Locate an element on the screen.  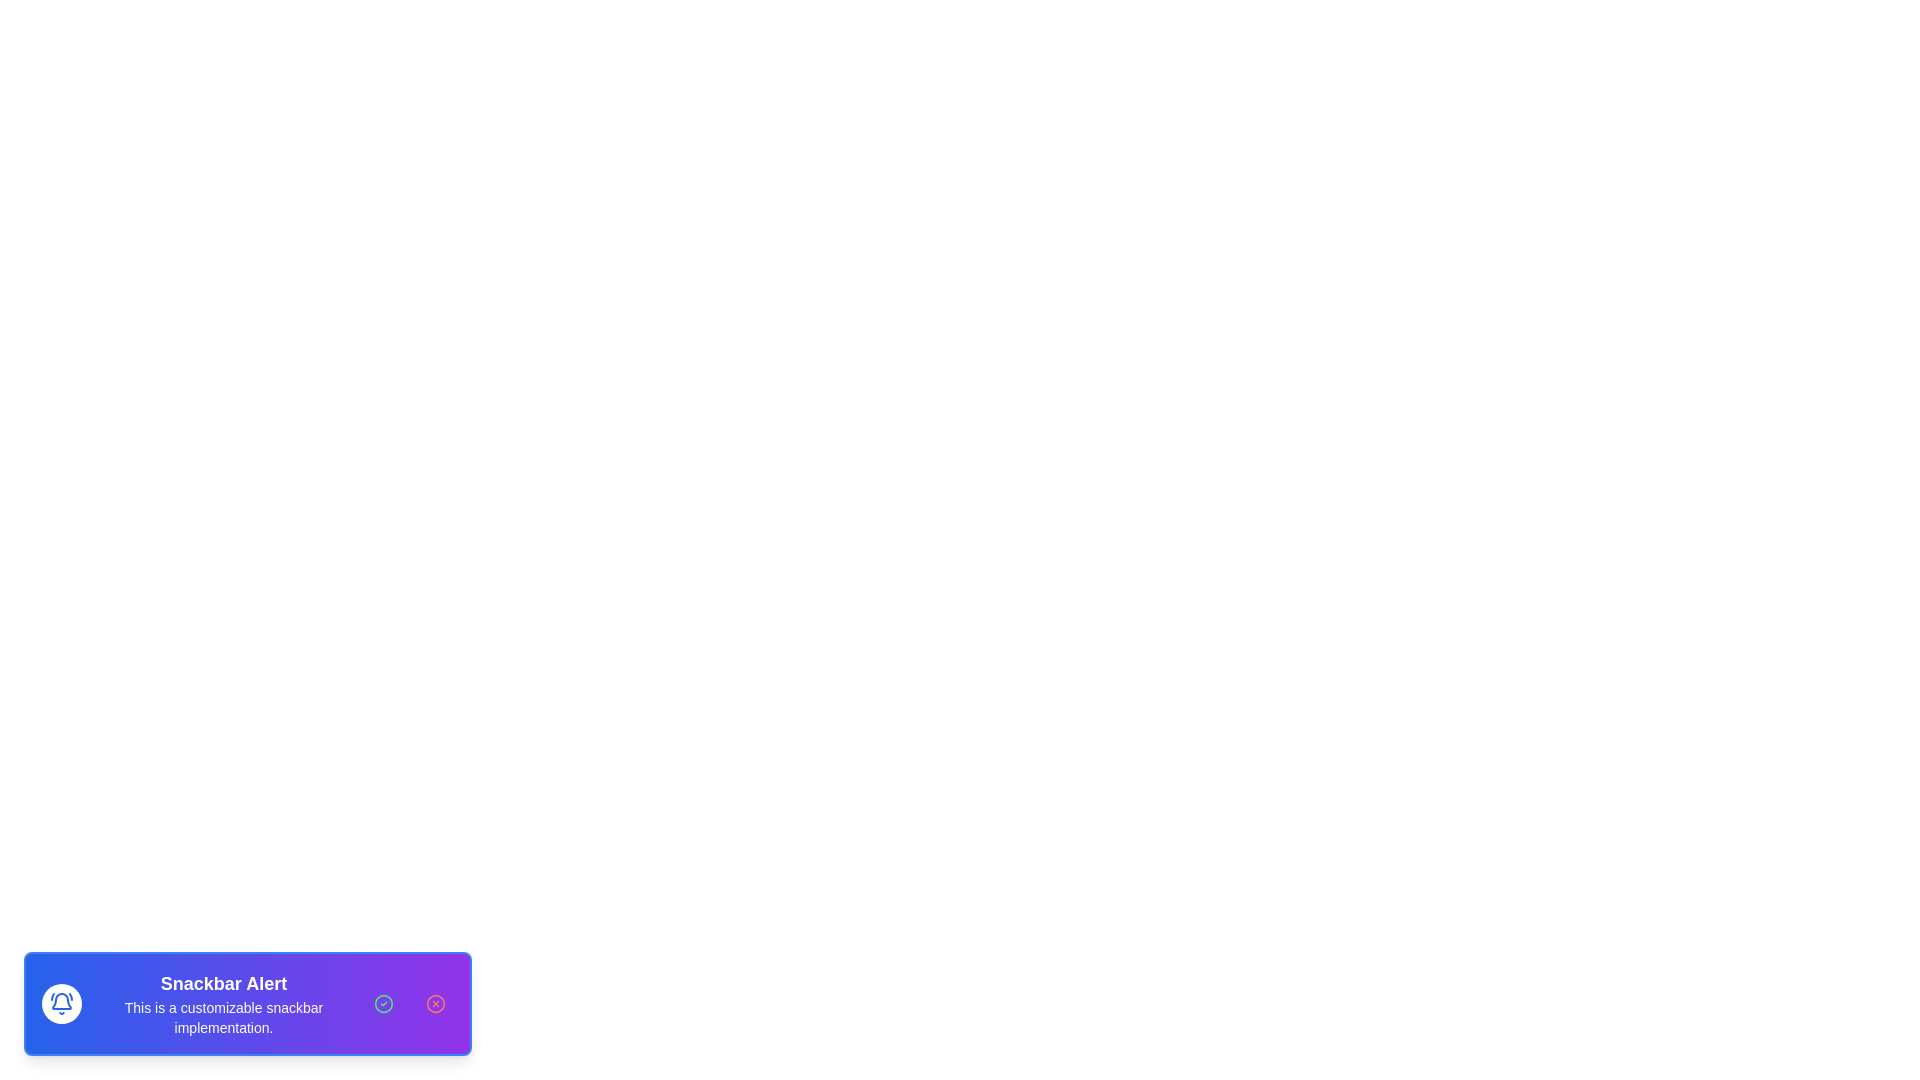
the close button to hide the snackbar is located at coordinates (435, 1003).